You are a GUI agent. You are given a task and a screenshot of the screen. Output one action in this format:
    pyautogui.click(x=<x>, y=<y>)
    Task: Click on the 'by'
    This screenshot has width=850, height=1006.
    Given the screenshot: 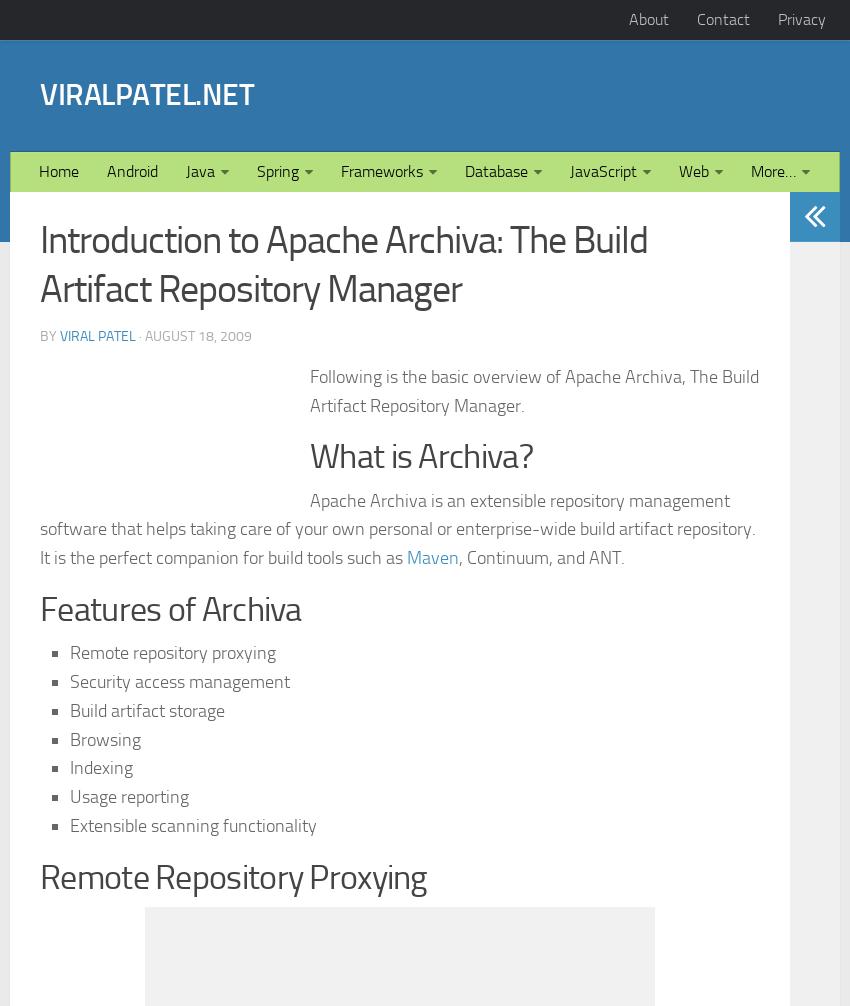 What is the action you would take?
    pyautogui.click(x=49, y=615)
    